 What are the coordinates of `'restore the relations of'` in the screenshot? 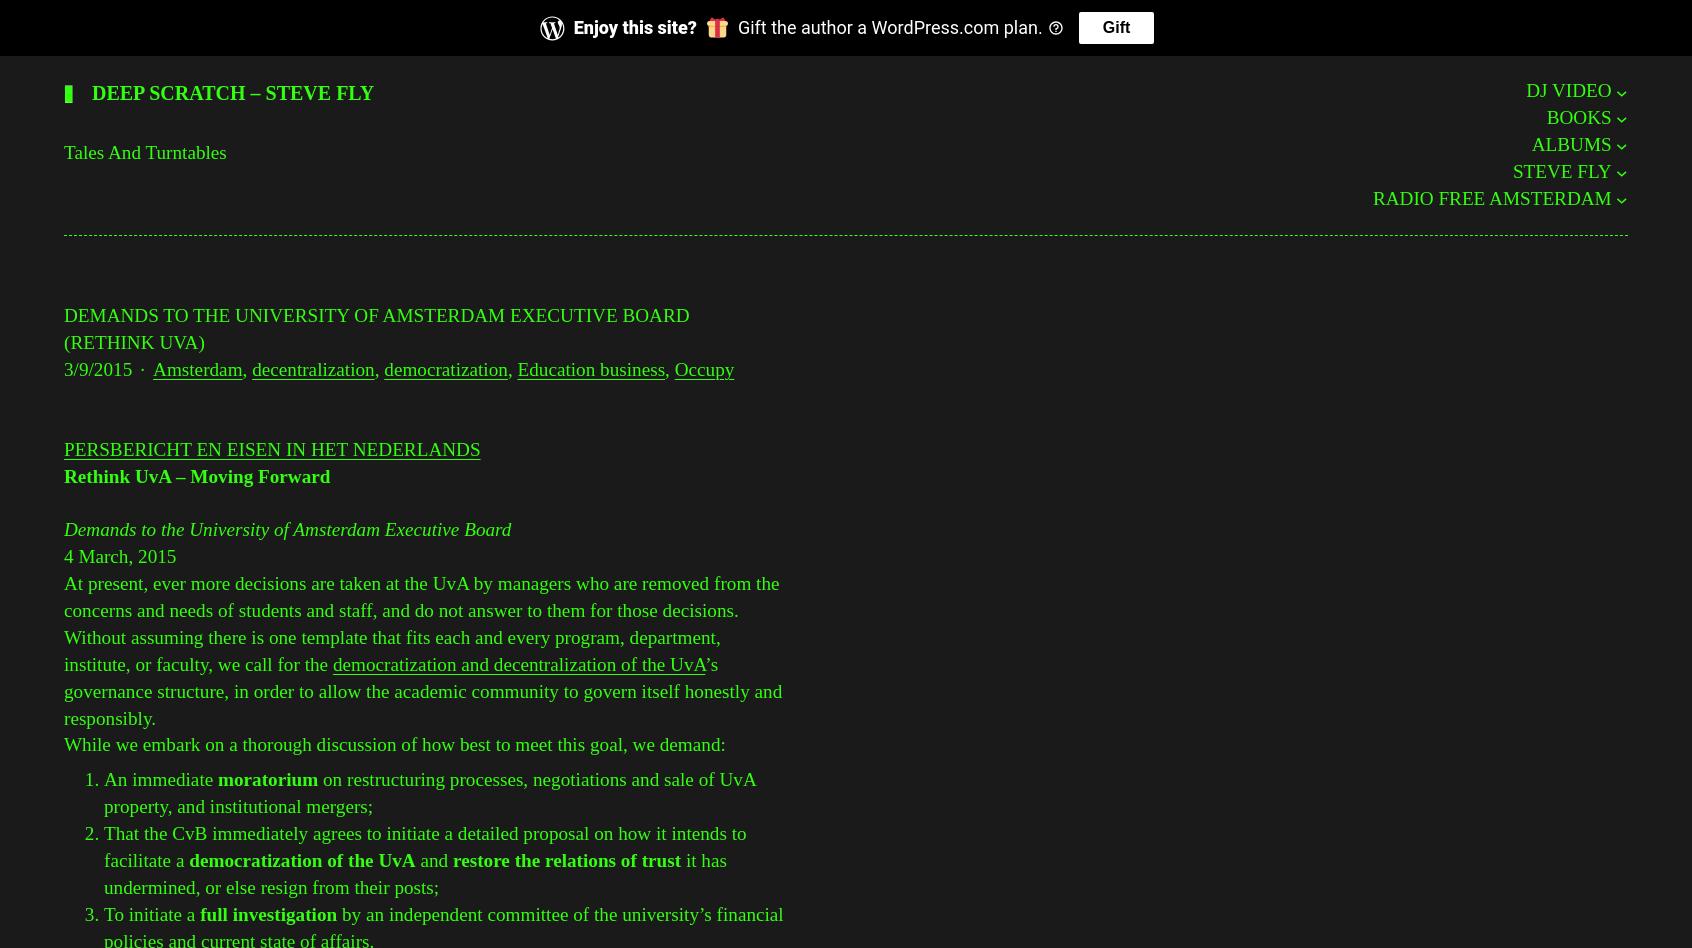 It's located at (544, 858).